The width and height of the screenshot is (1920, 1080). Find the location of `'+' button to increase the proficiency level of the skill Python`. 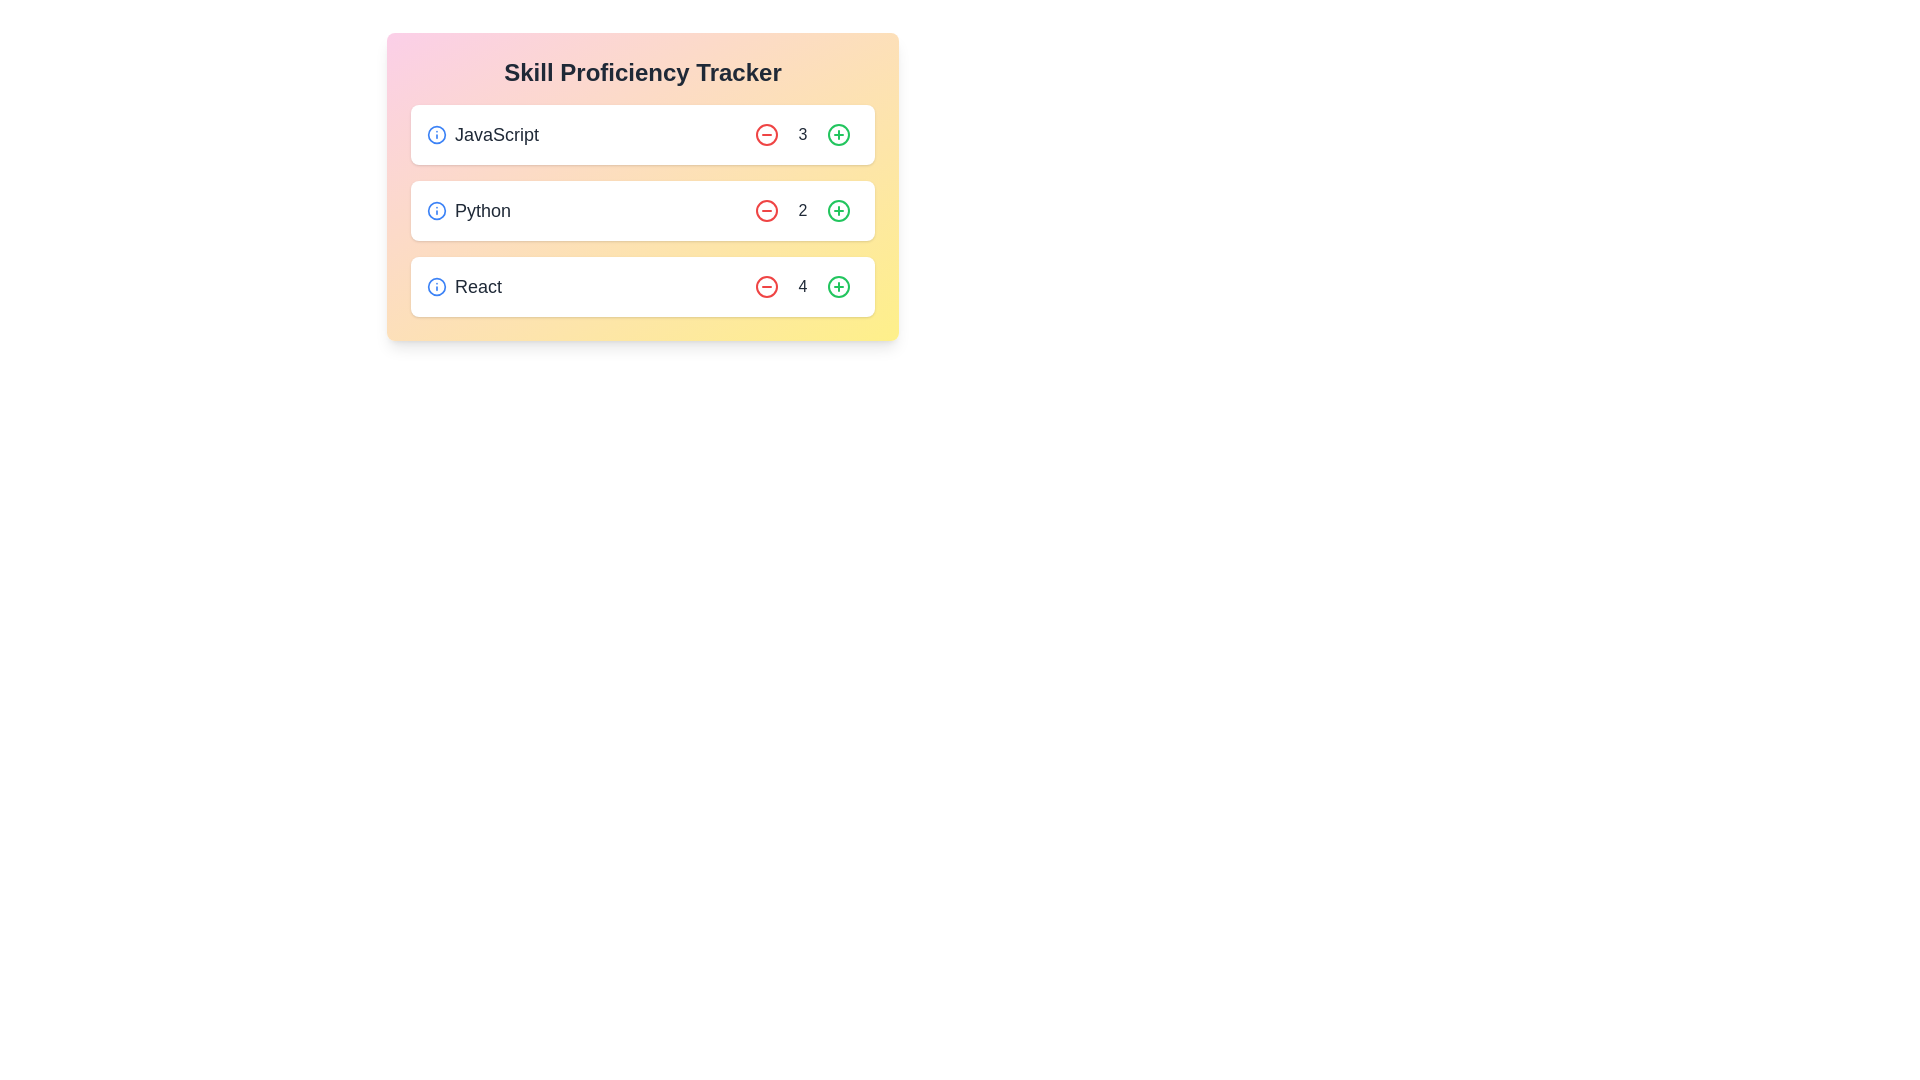

'+' button to increase the proficiency level of the skill Python is located at coordinates (839, 211).